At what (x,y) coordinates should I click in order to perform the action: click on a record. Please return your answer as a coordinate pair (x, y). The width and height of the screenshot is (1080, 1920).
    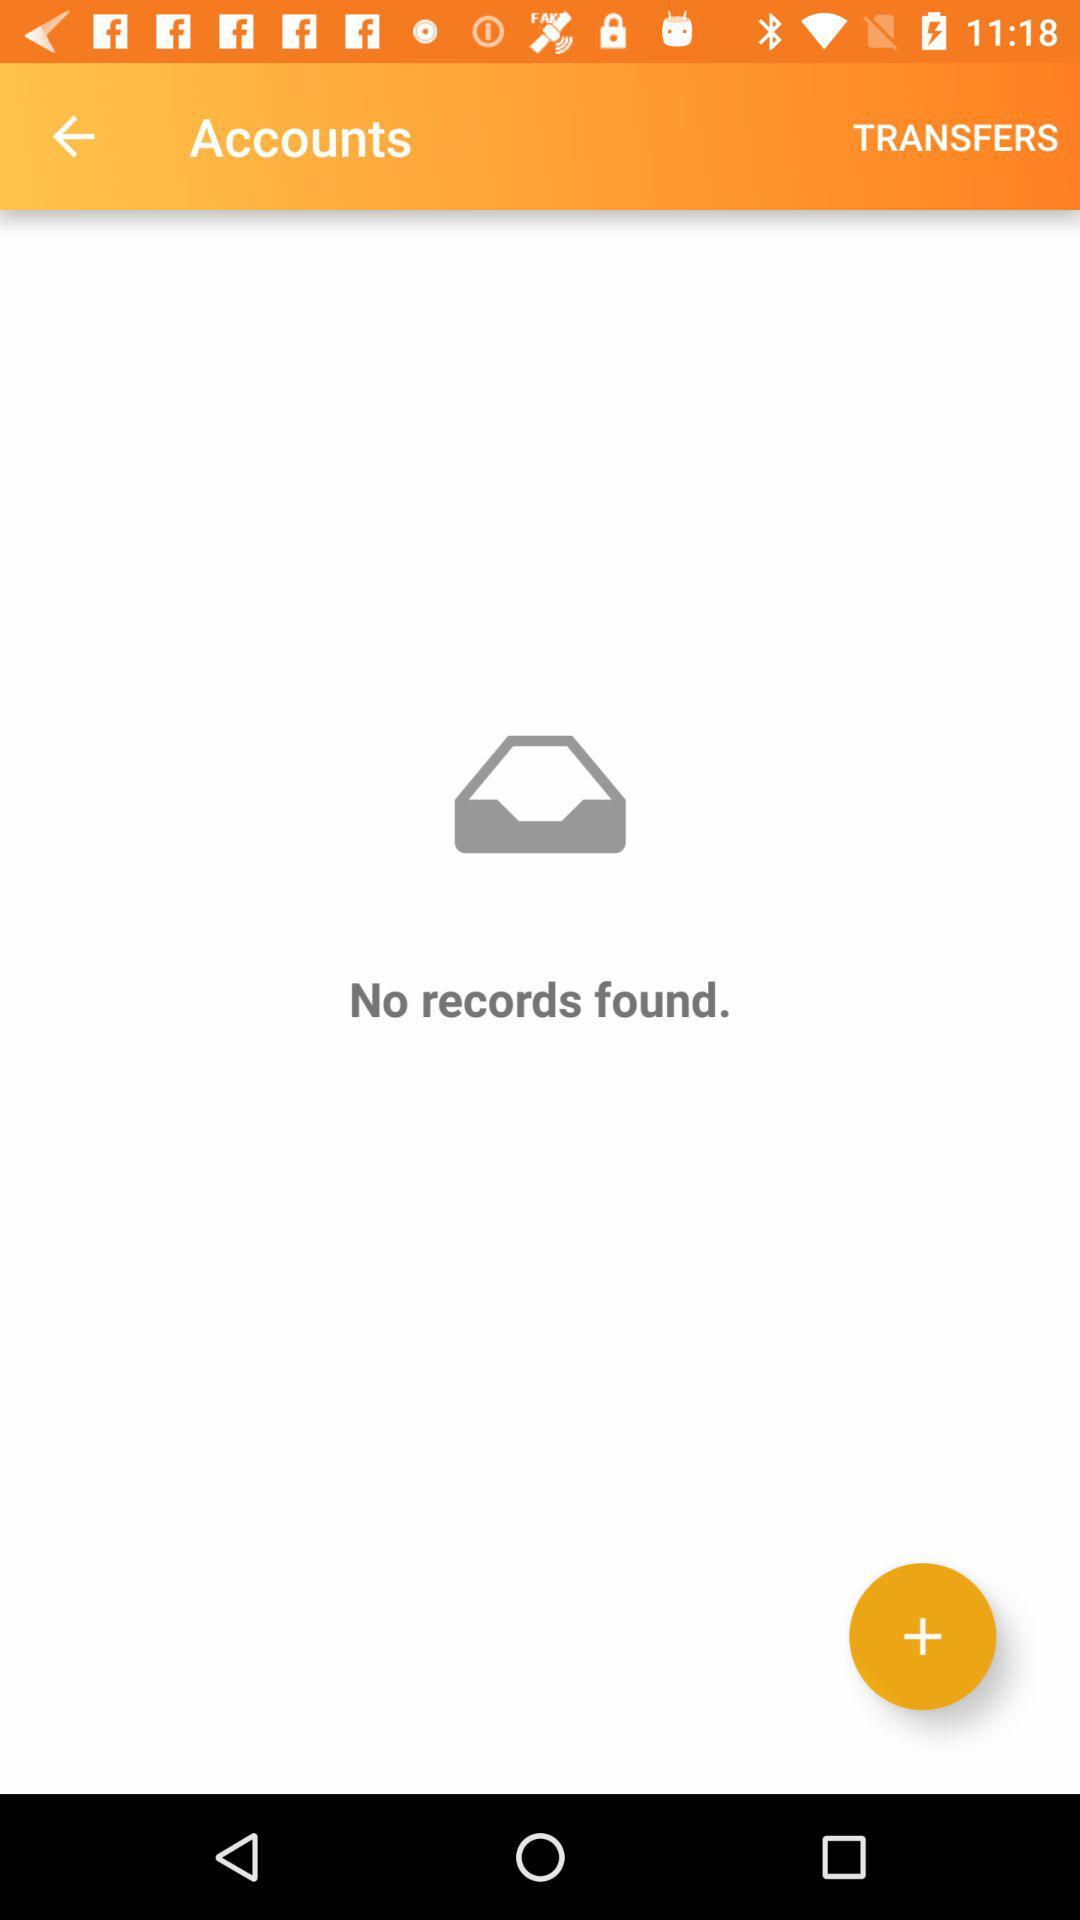
    Looking at the image, I should click on (922, 1636).